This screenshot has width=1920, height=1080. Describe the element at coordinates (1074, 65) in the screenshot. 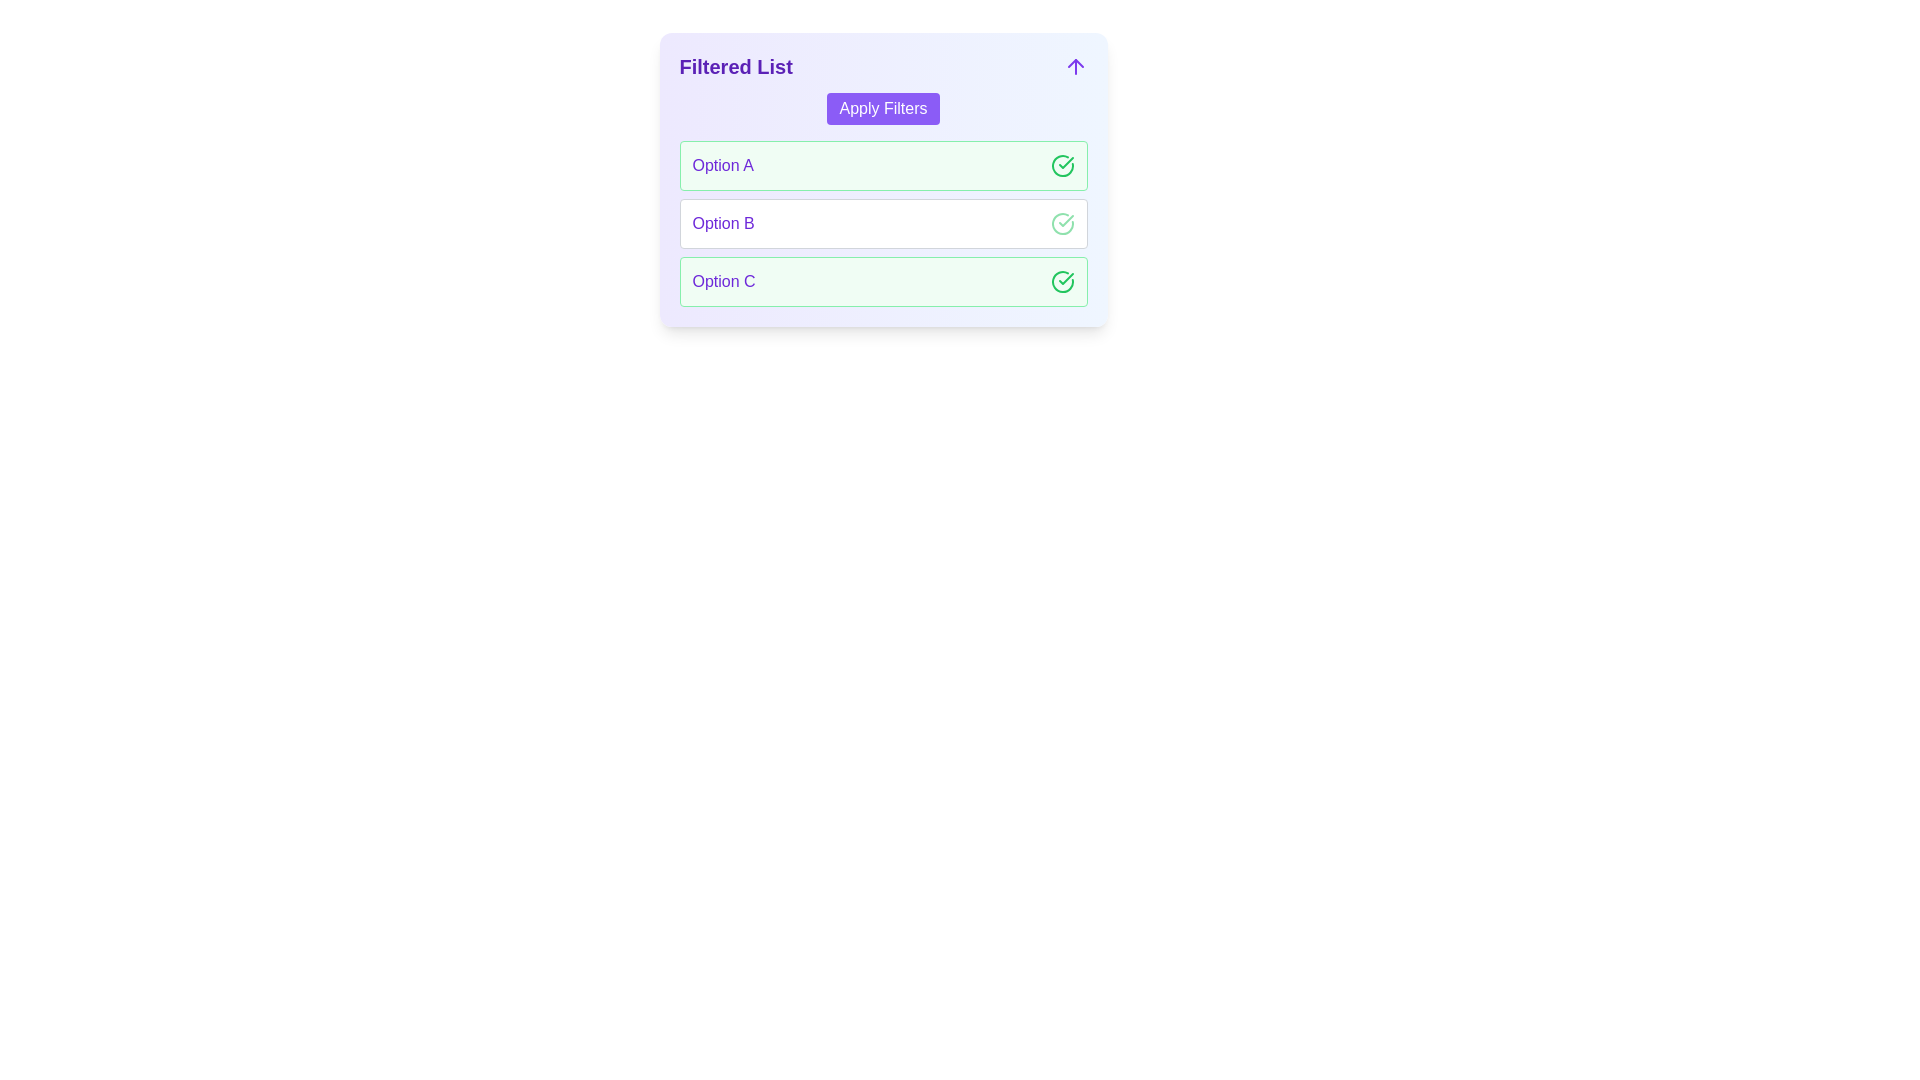

I see `the arrow button to toggle the filter section visibility` at that location.